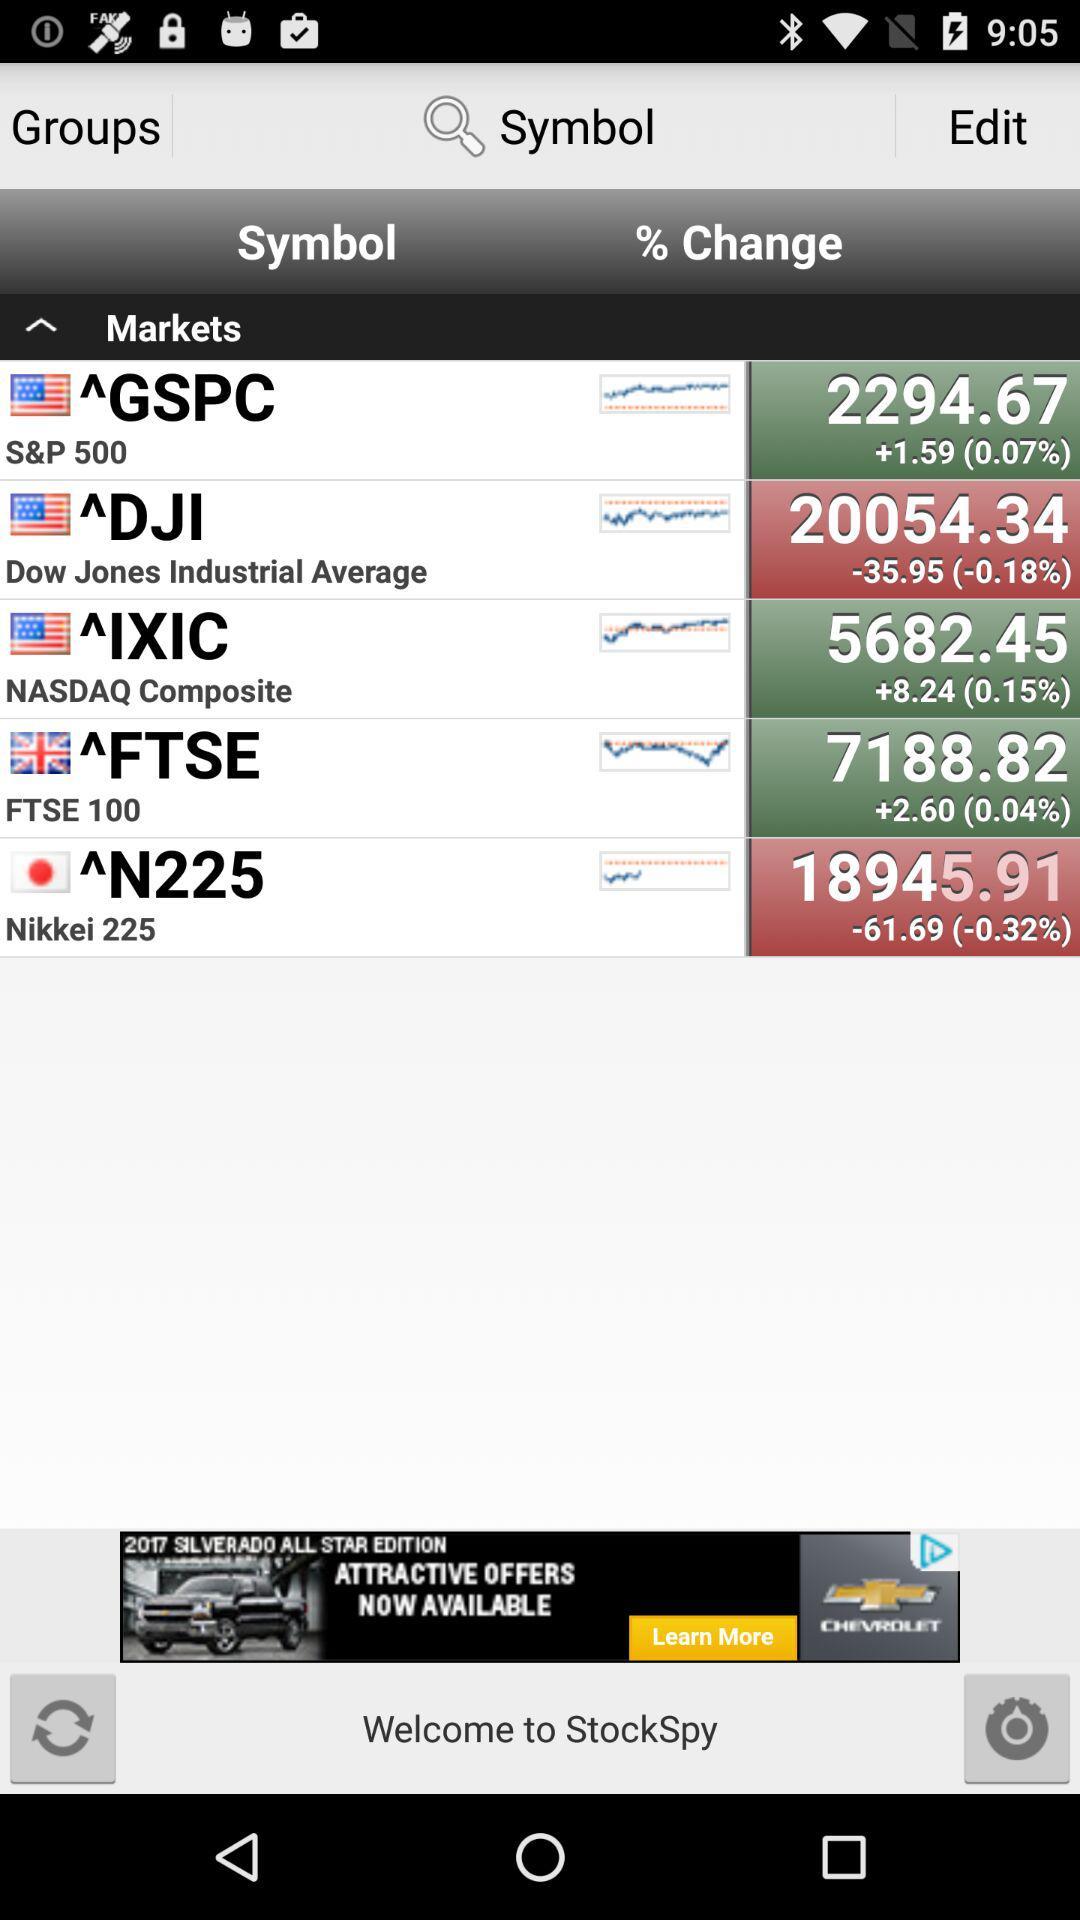 The width and height of the screenshot is (1080, 1920). Describe the element at coordinates (61, 1727) in the screenshot. I see `refresh the page button` at that location.